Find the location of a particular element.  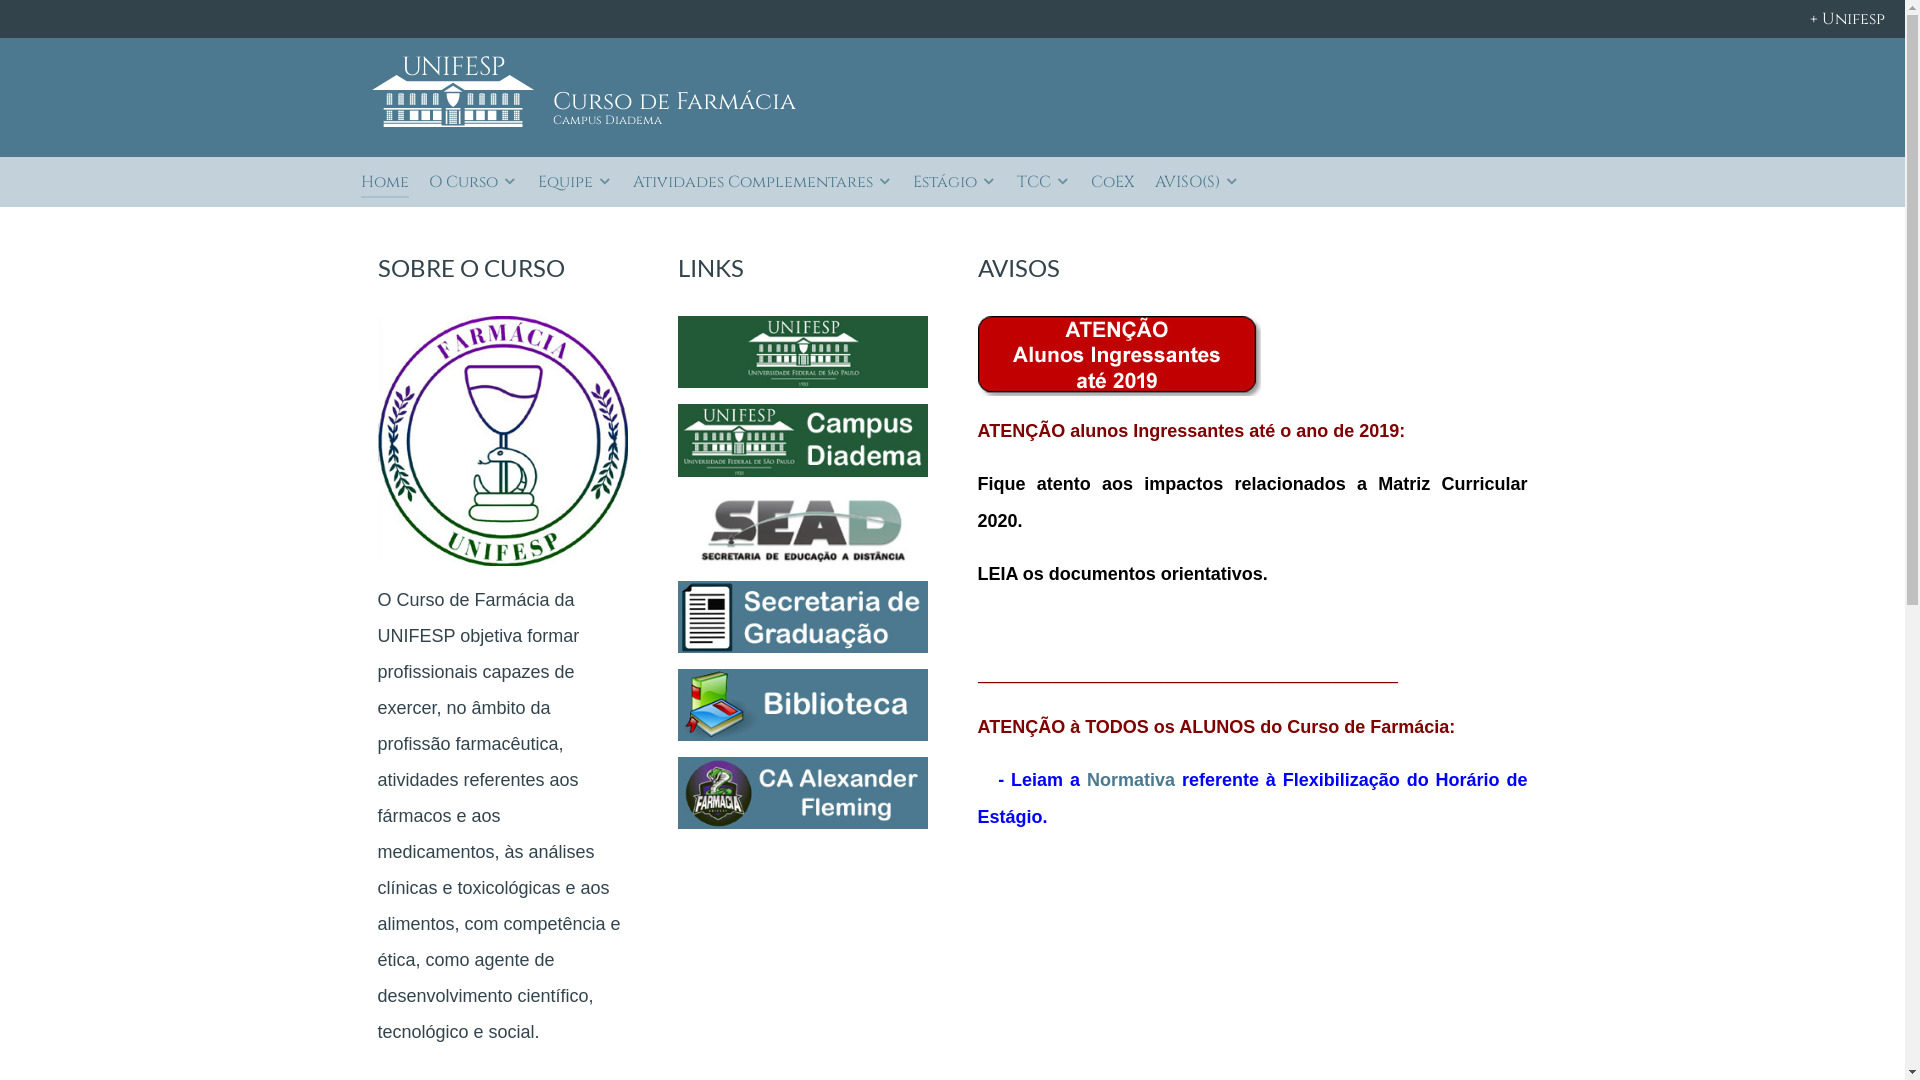

'AVISO(S)' is located at coordinates (1196, 183).